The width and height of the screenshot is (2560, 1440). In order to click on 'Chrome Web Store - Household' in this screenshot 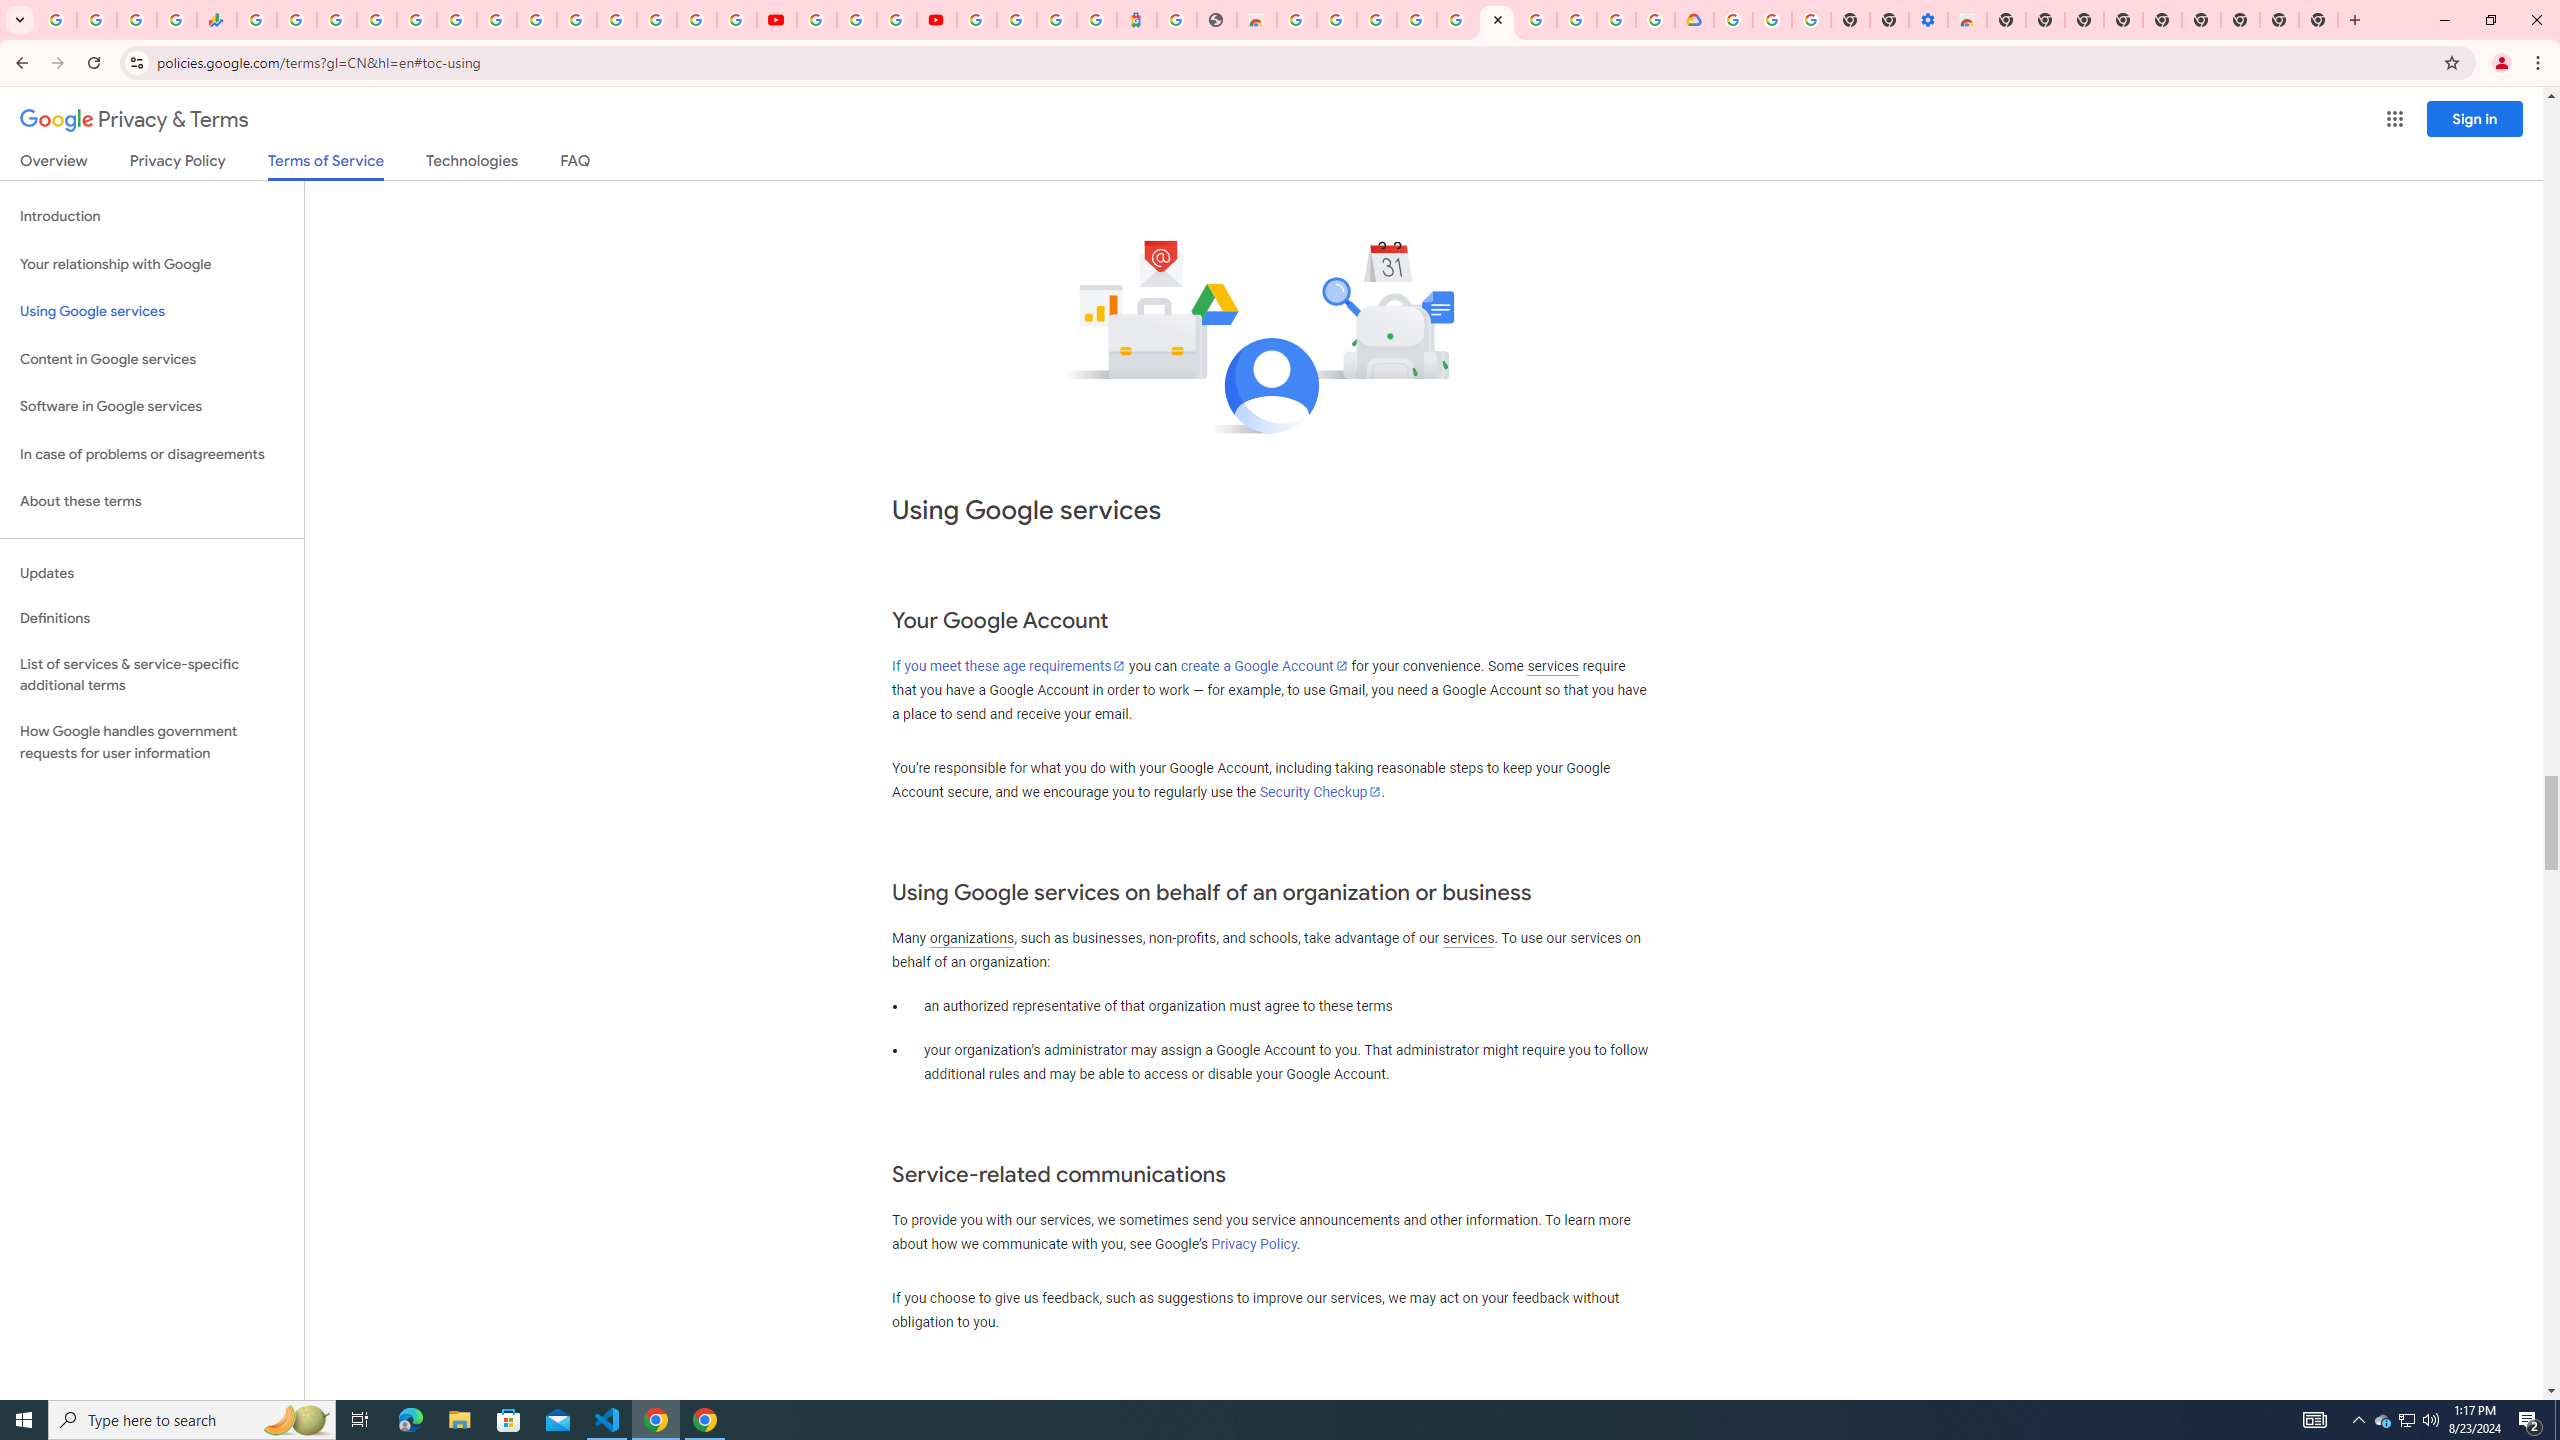, I will do `click(1255, 19)`.